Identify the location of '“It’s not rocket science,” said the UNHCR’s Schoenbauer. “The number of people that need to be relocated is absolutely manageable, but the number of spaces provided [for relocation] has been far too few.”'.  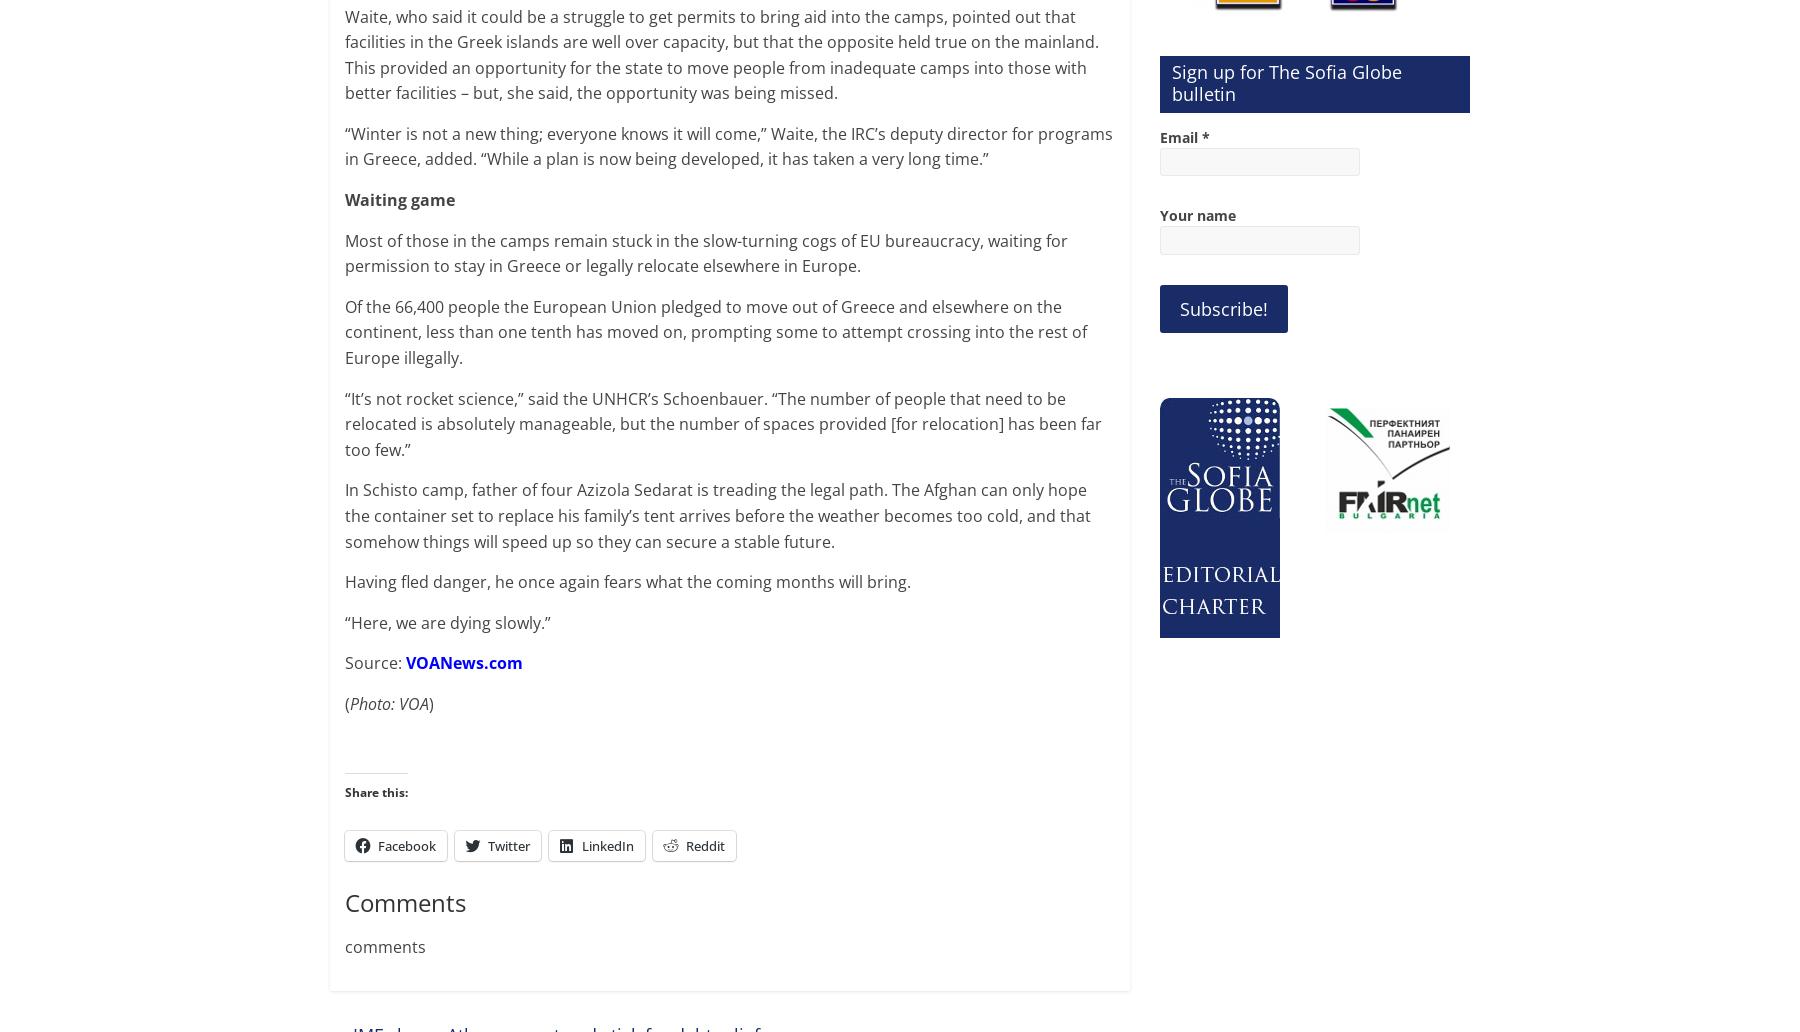
(722, 422).